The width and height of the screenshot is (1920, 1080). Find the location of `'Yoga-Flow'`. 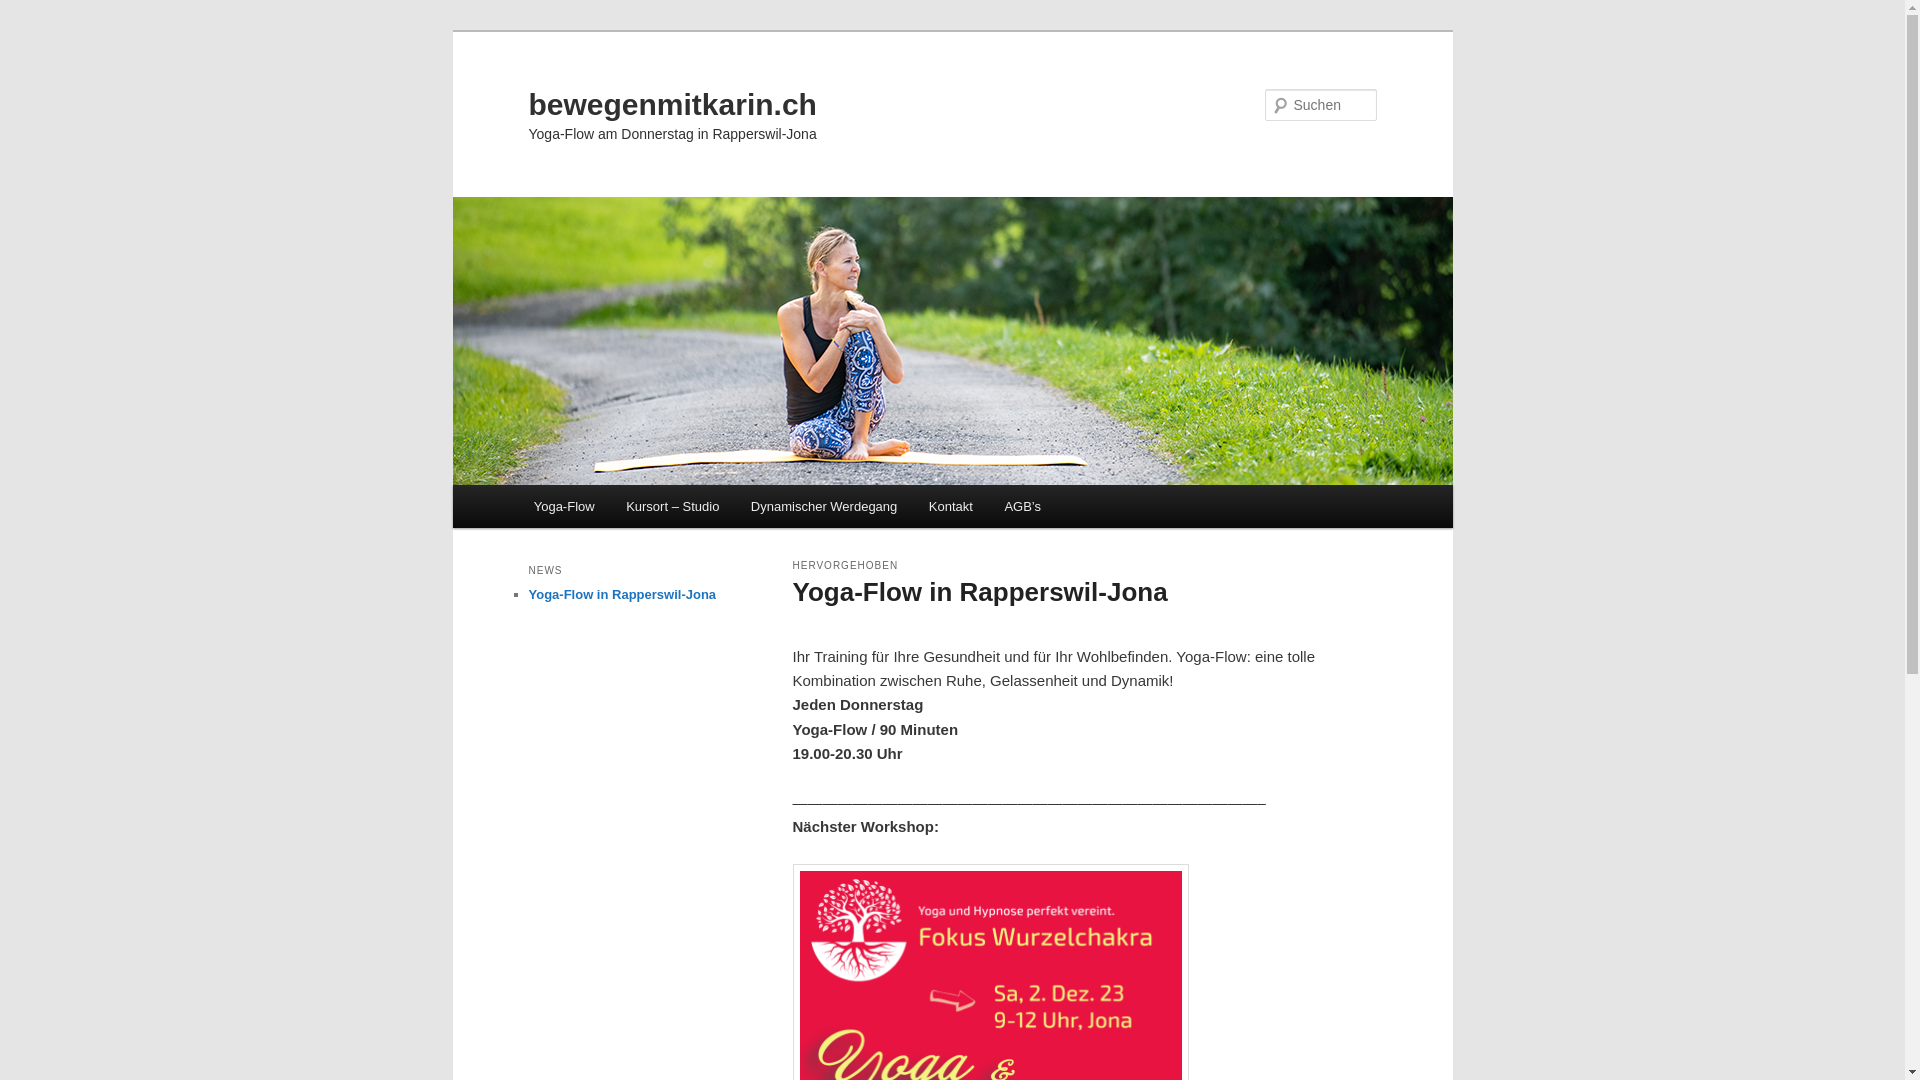

'Yoga-Flow' is located at coordinates (562, 505).